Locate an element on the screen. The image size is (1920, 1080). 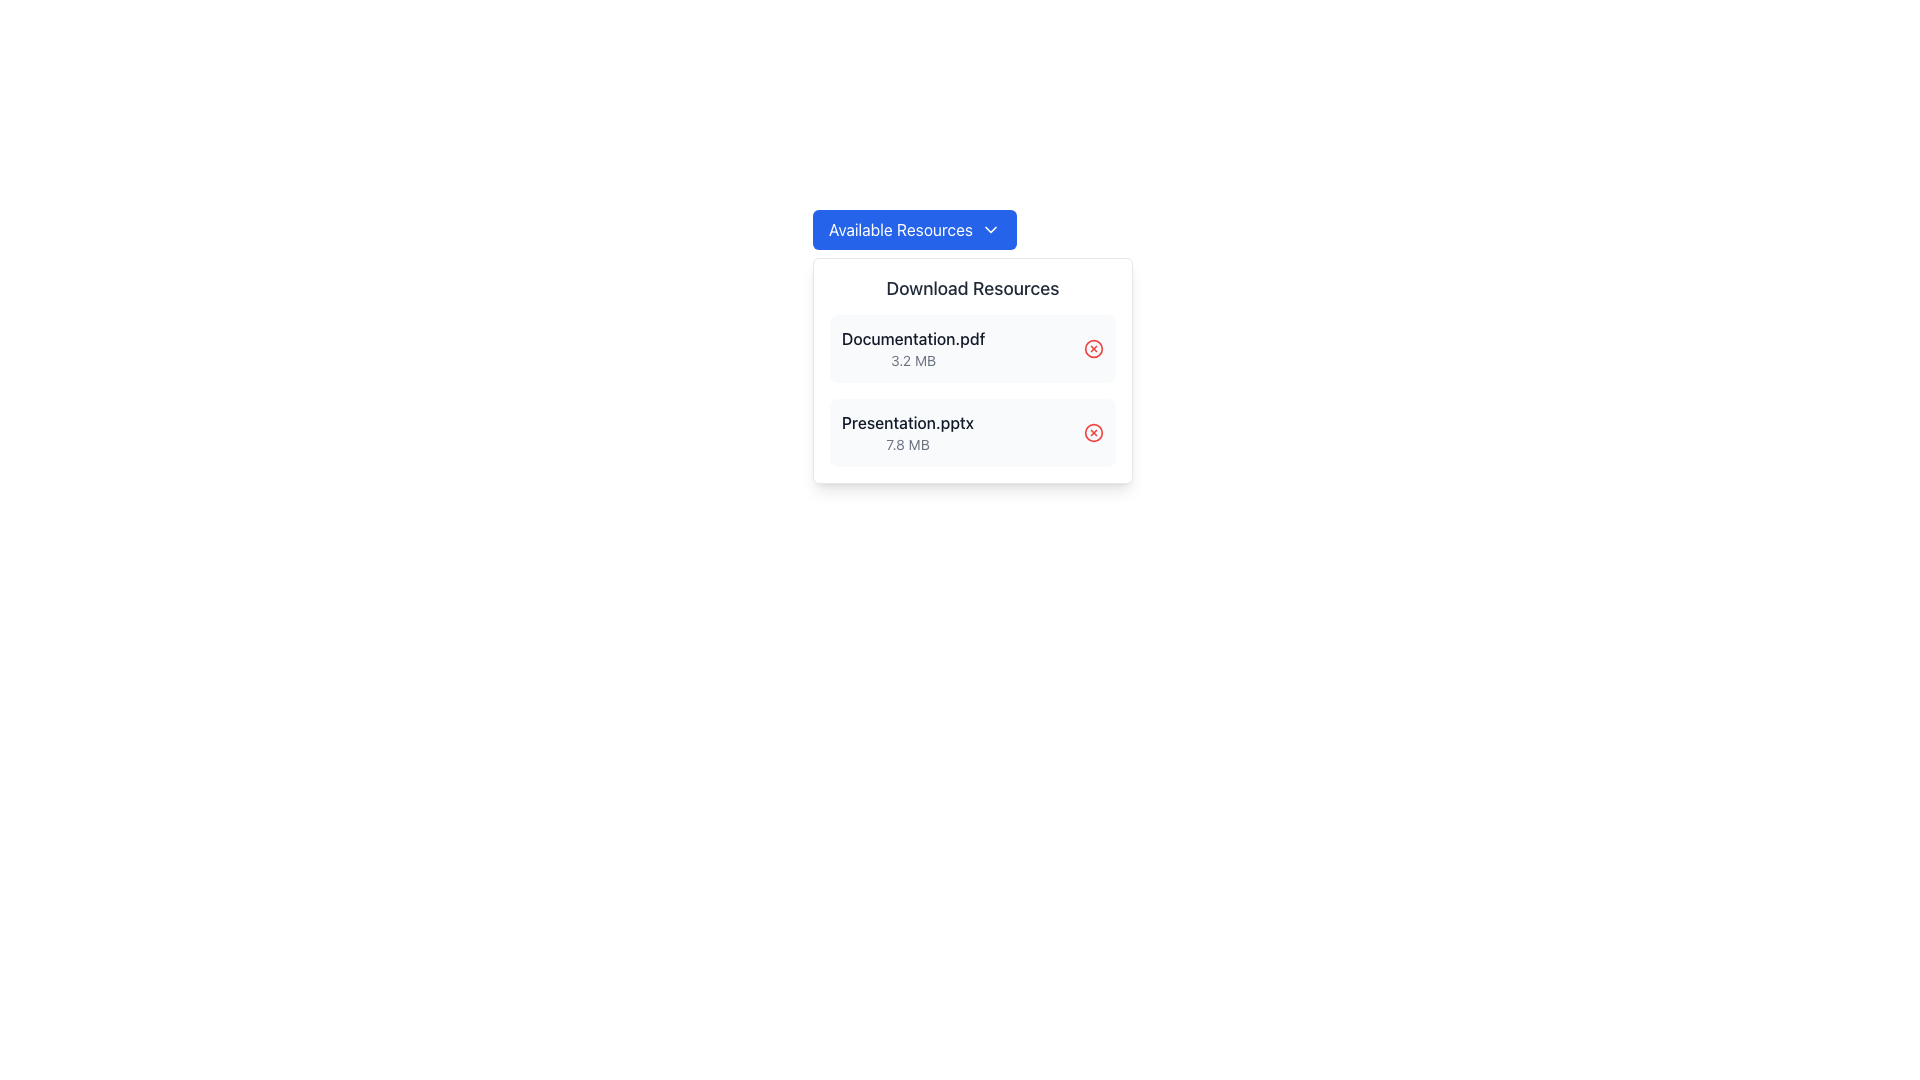
the text label displaying 'Presentation.pptx' in dark gray text, located under the 'Download Resources' section is located at coordinates (906, 422).